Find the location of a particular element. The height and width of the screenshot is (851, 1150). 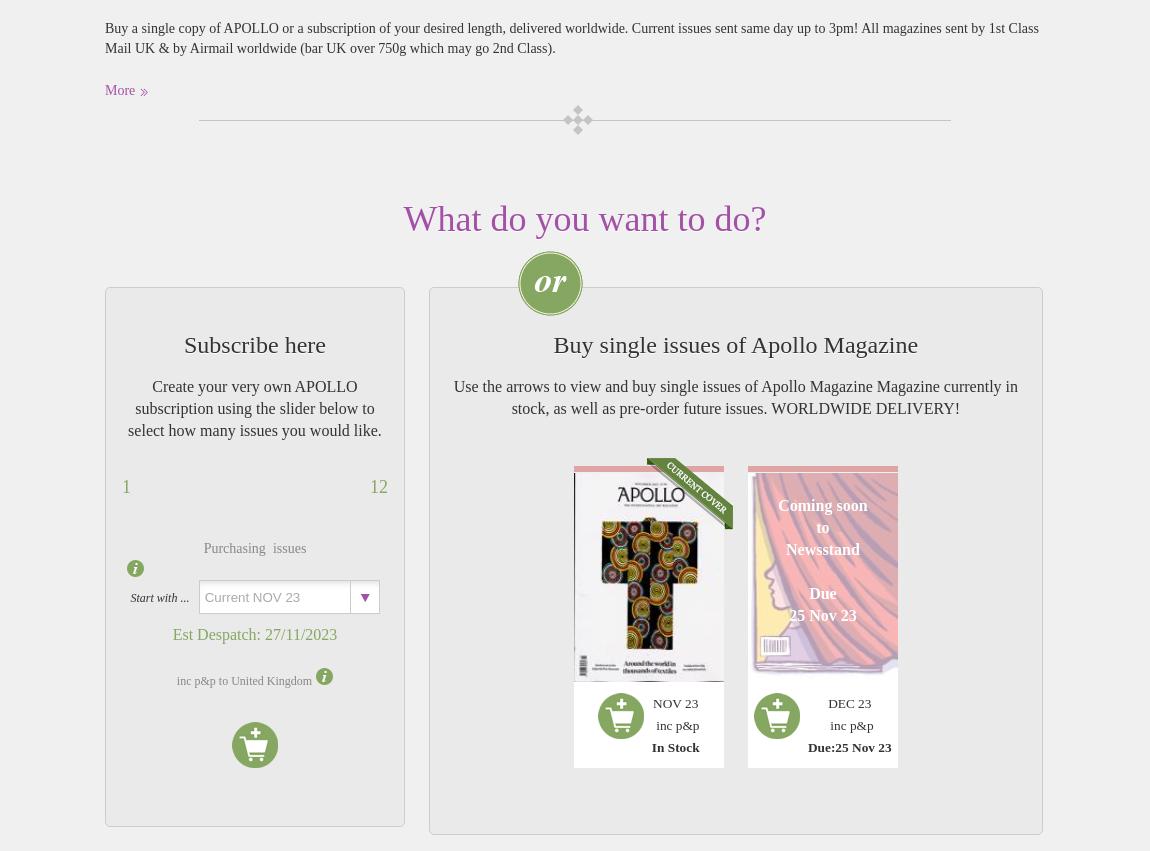

'issues' is located at coordinates (286, 547).